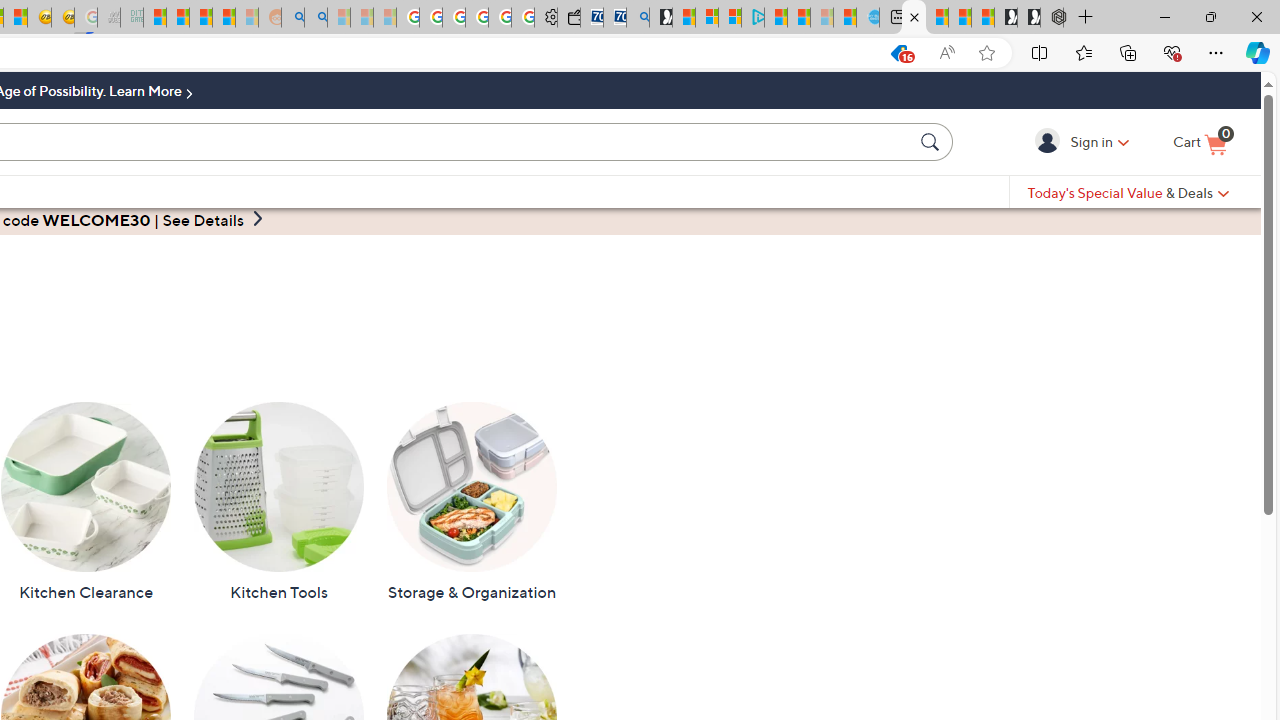 Image resolution: width=1280 pixels, height=720 pixels. I want to click on 'Today', so click(1128, 192).